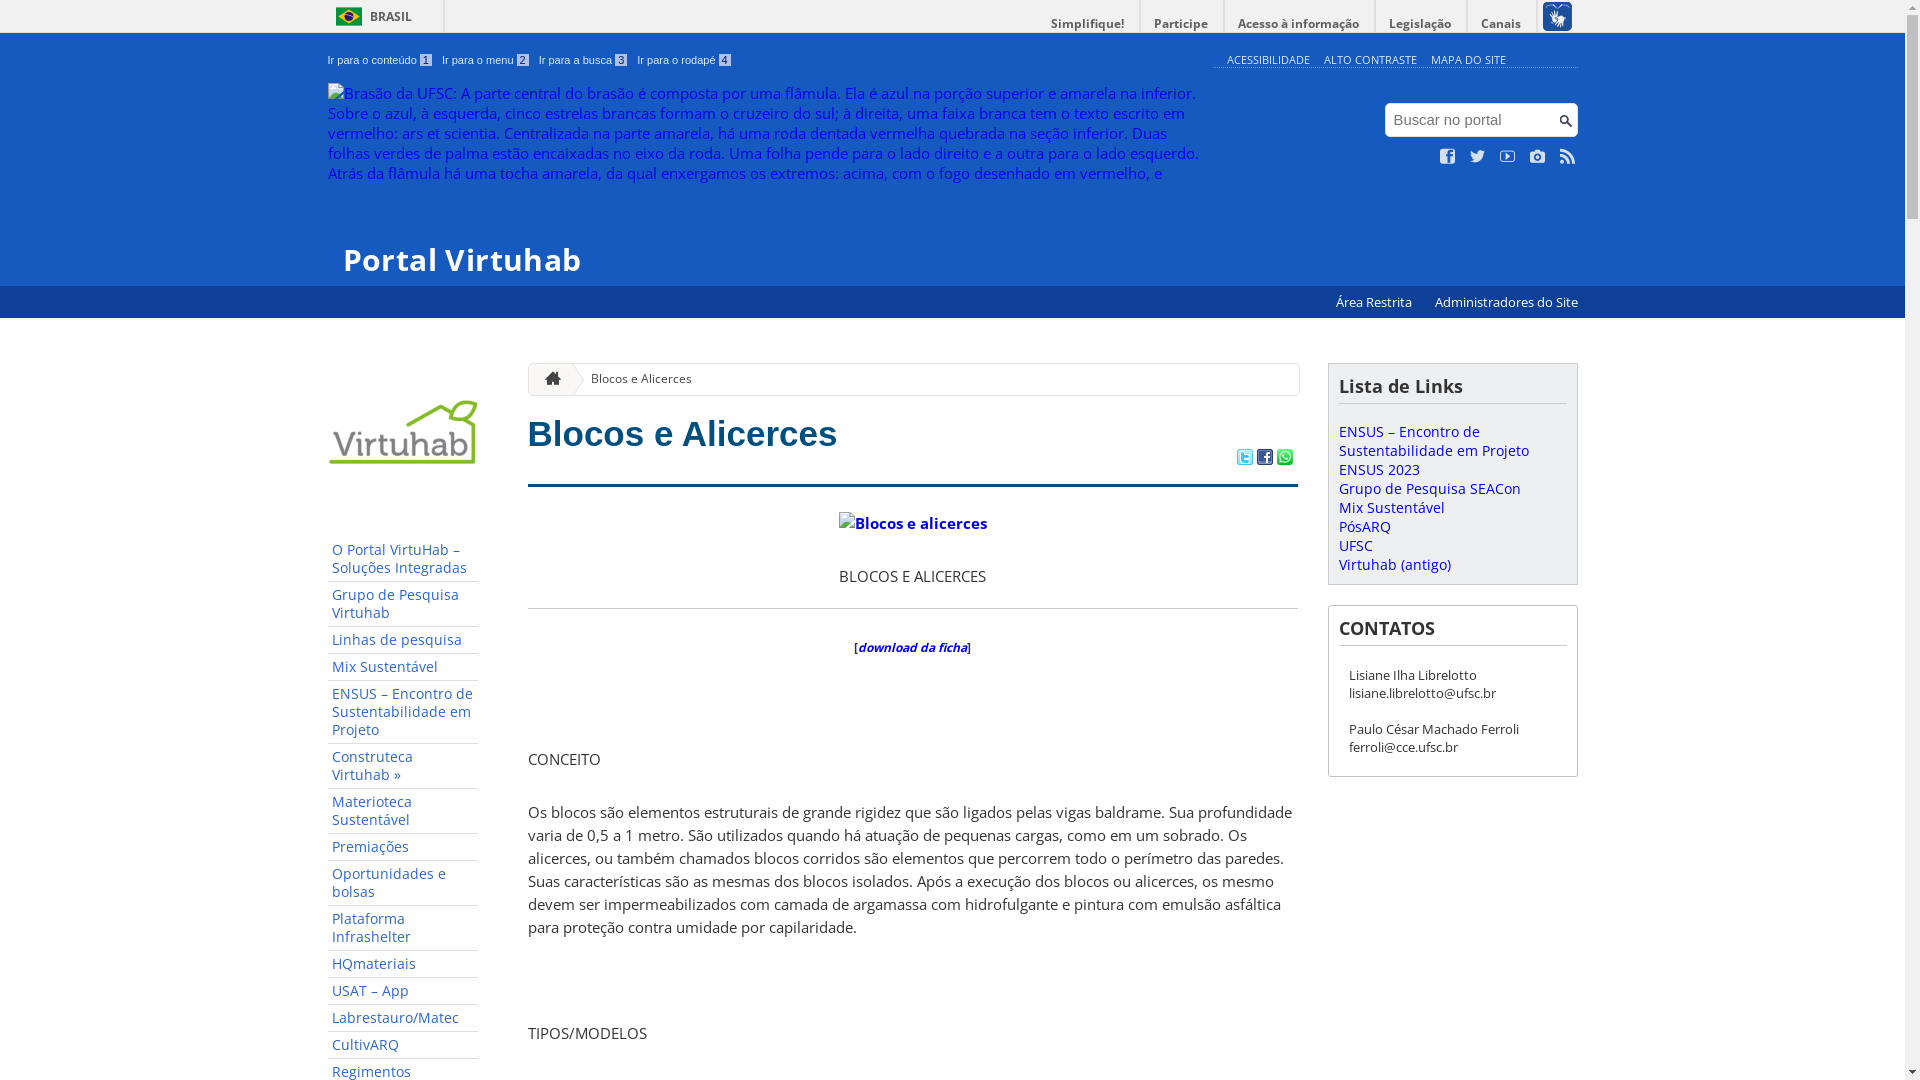 This screenshot has height=1080, width=1920. I want to click on 'Simplifique!', so click(1087, 23).